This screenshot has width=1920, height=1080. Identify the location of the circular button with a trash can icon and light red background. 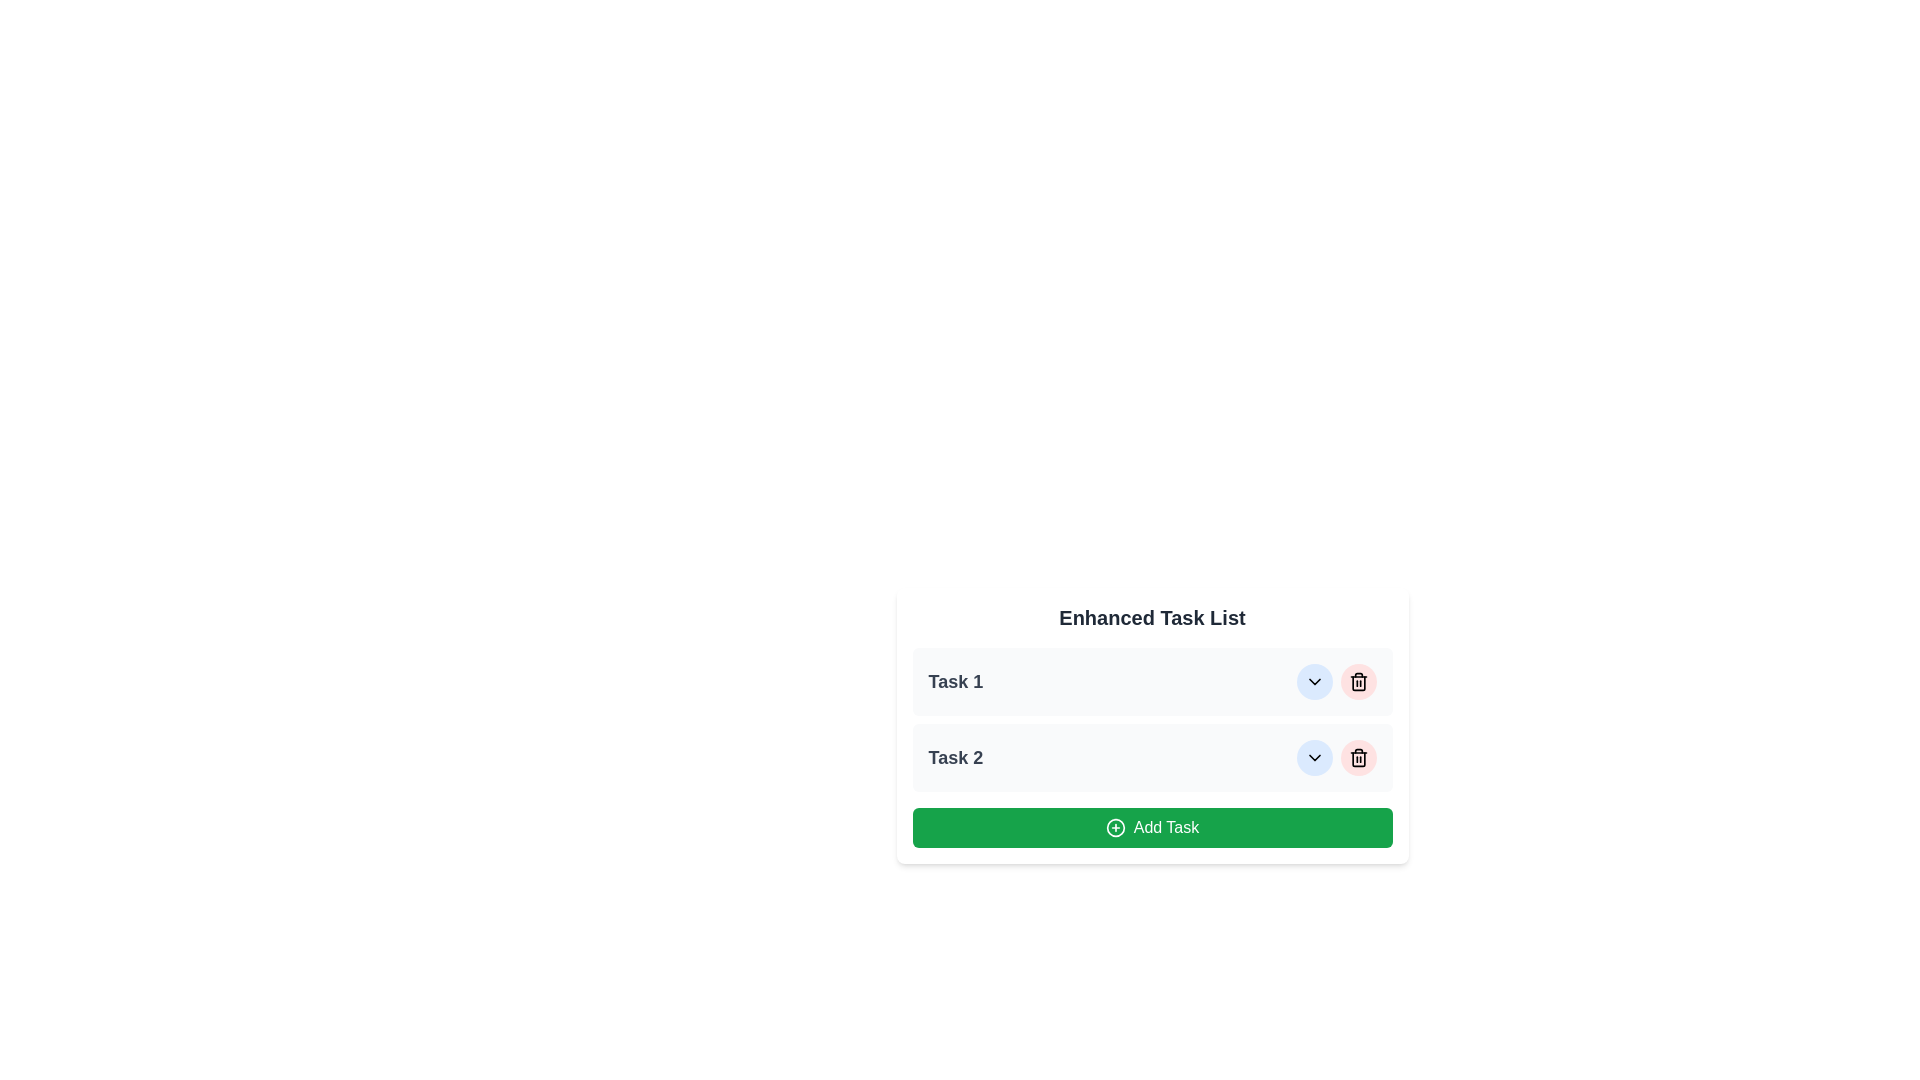
(1358, 681).